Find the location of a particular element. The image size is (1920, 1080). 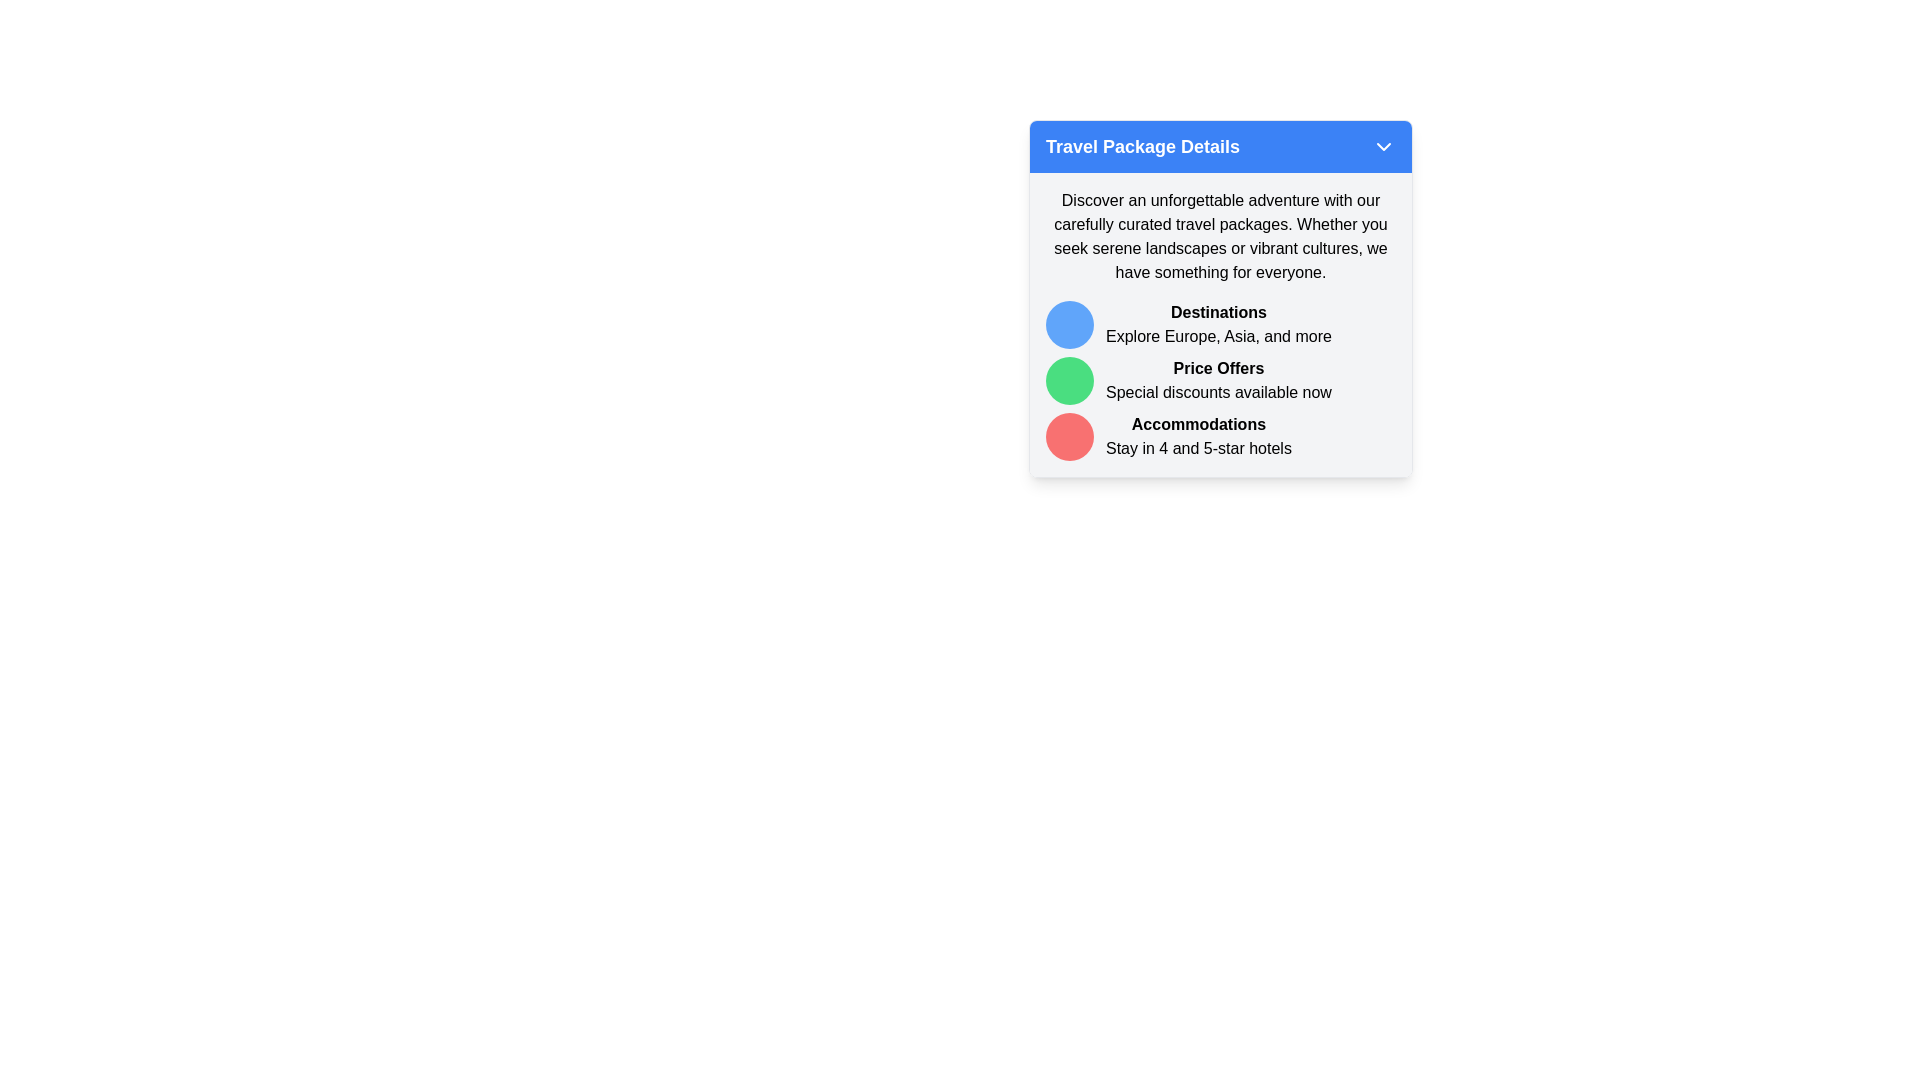

text label element 'Accommodations' which is prominently displayed in bold within the 'Travel Package Details' section, located above the text 'Stay in 4 and 5-star hotels' is located at coordinates (1199, 423).